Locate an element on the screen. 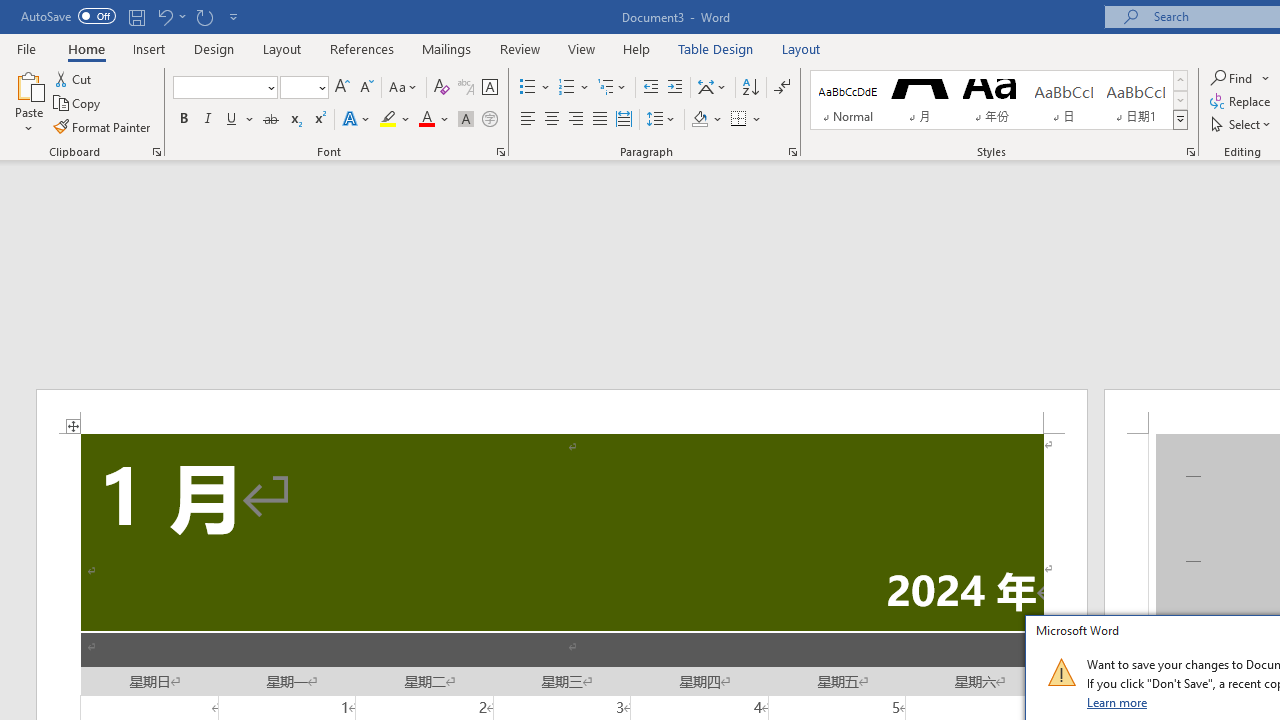 The height and width of the screenshot is (720, 1280). 'Replace...' is located at coordinates (1241, 101).